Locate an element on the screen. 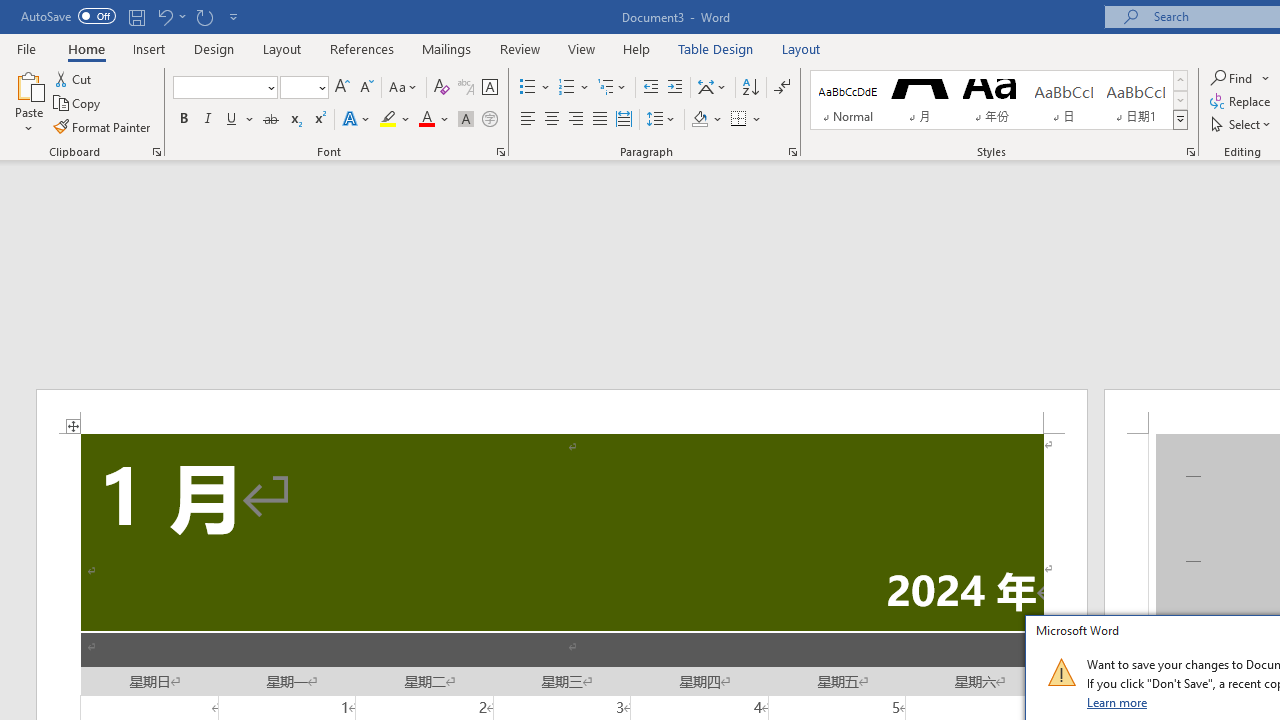 The height and width of the screenshot is (720, 1280). 'Replace...' is located at coordinates (1241, 101).